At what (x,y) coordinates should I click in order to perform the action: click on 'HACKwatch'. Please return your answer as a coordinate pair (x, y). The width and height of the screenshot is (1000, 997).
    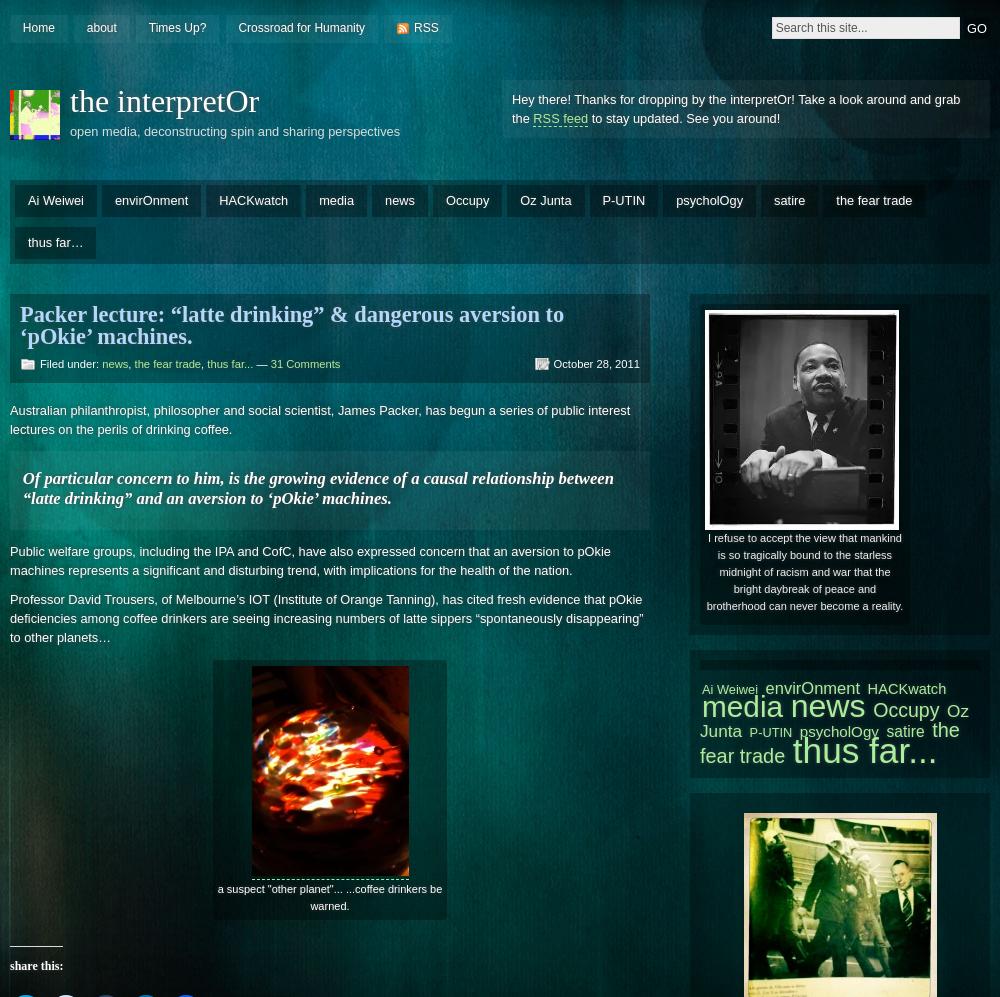
    Looking at the image, I should click on (866, 687).